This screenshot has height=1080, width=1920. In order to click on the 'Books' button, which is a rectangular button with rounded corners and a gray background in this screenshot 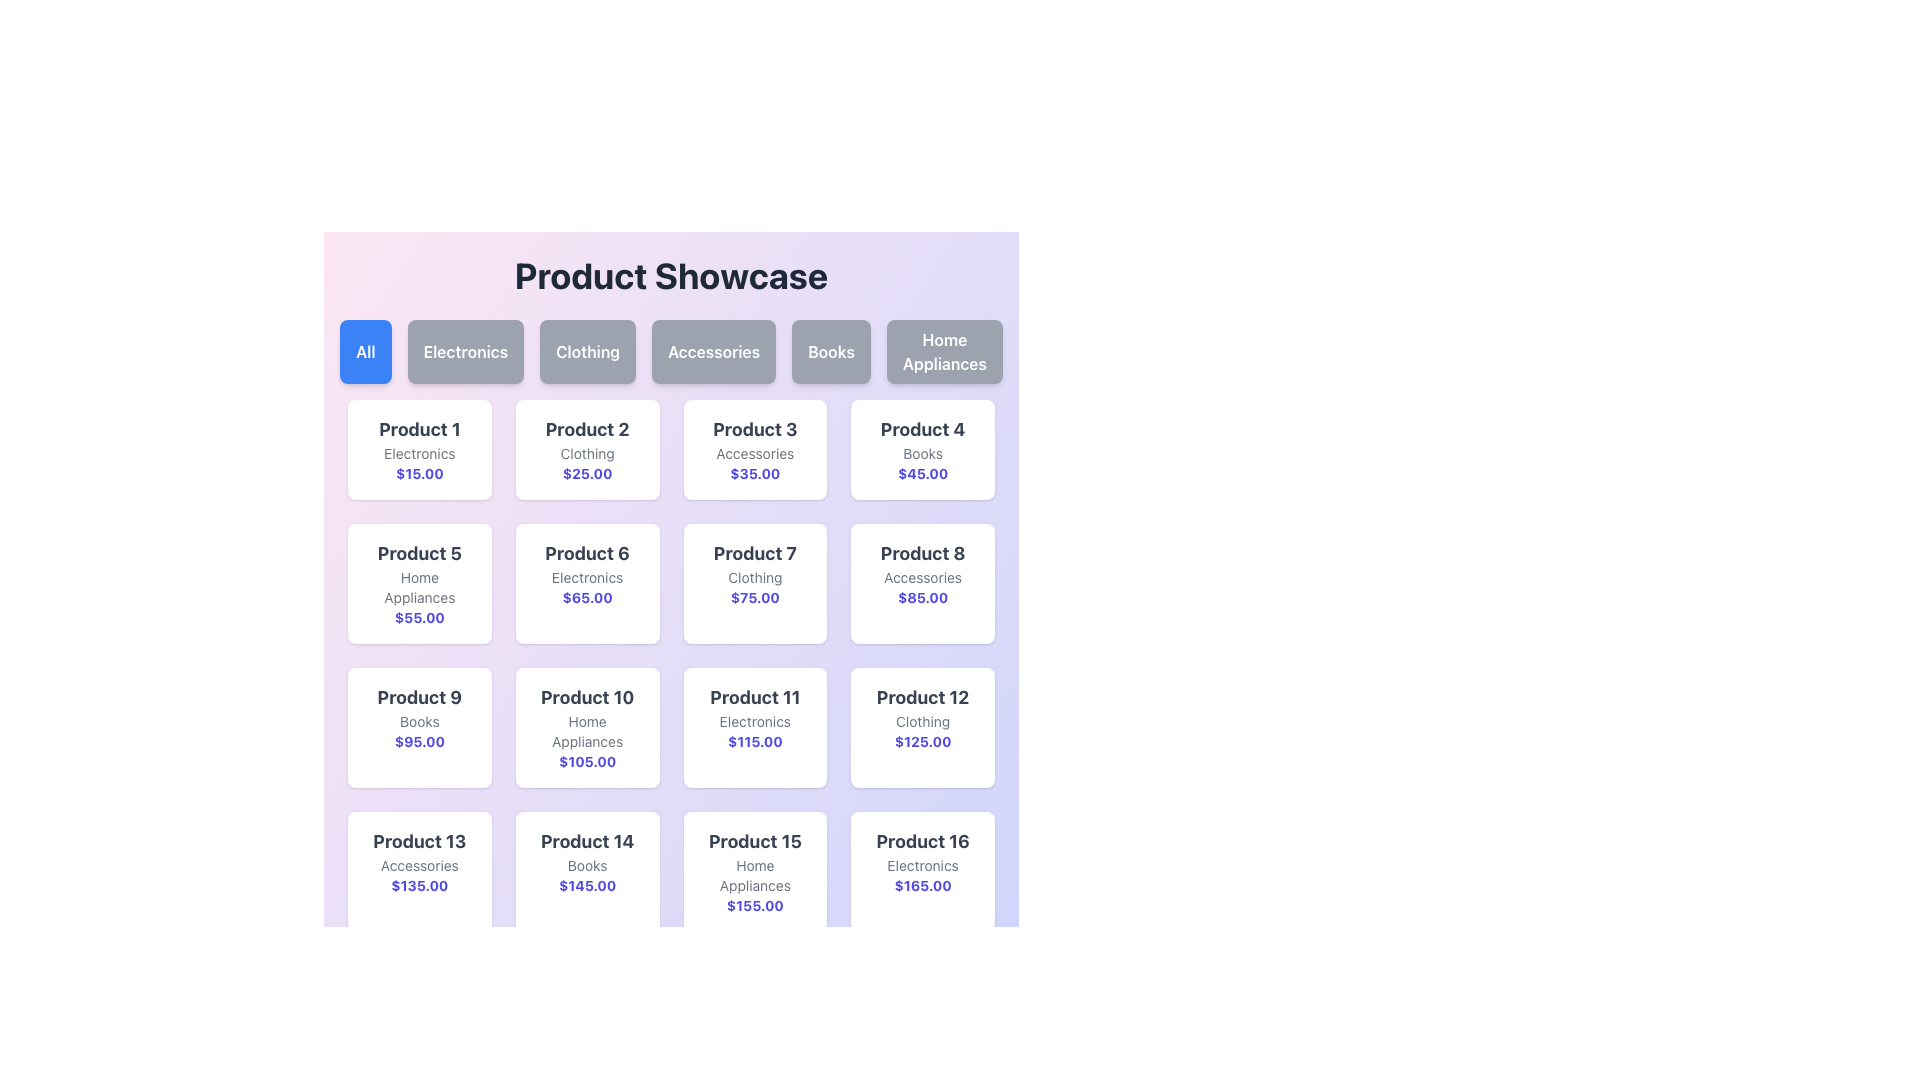, I will do `click(831, 350)`.